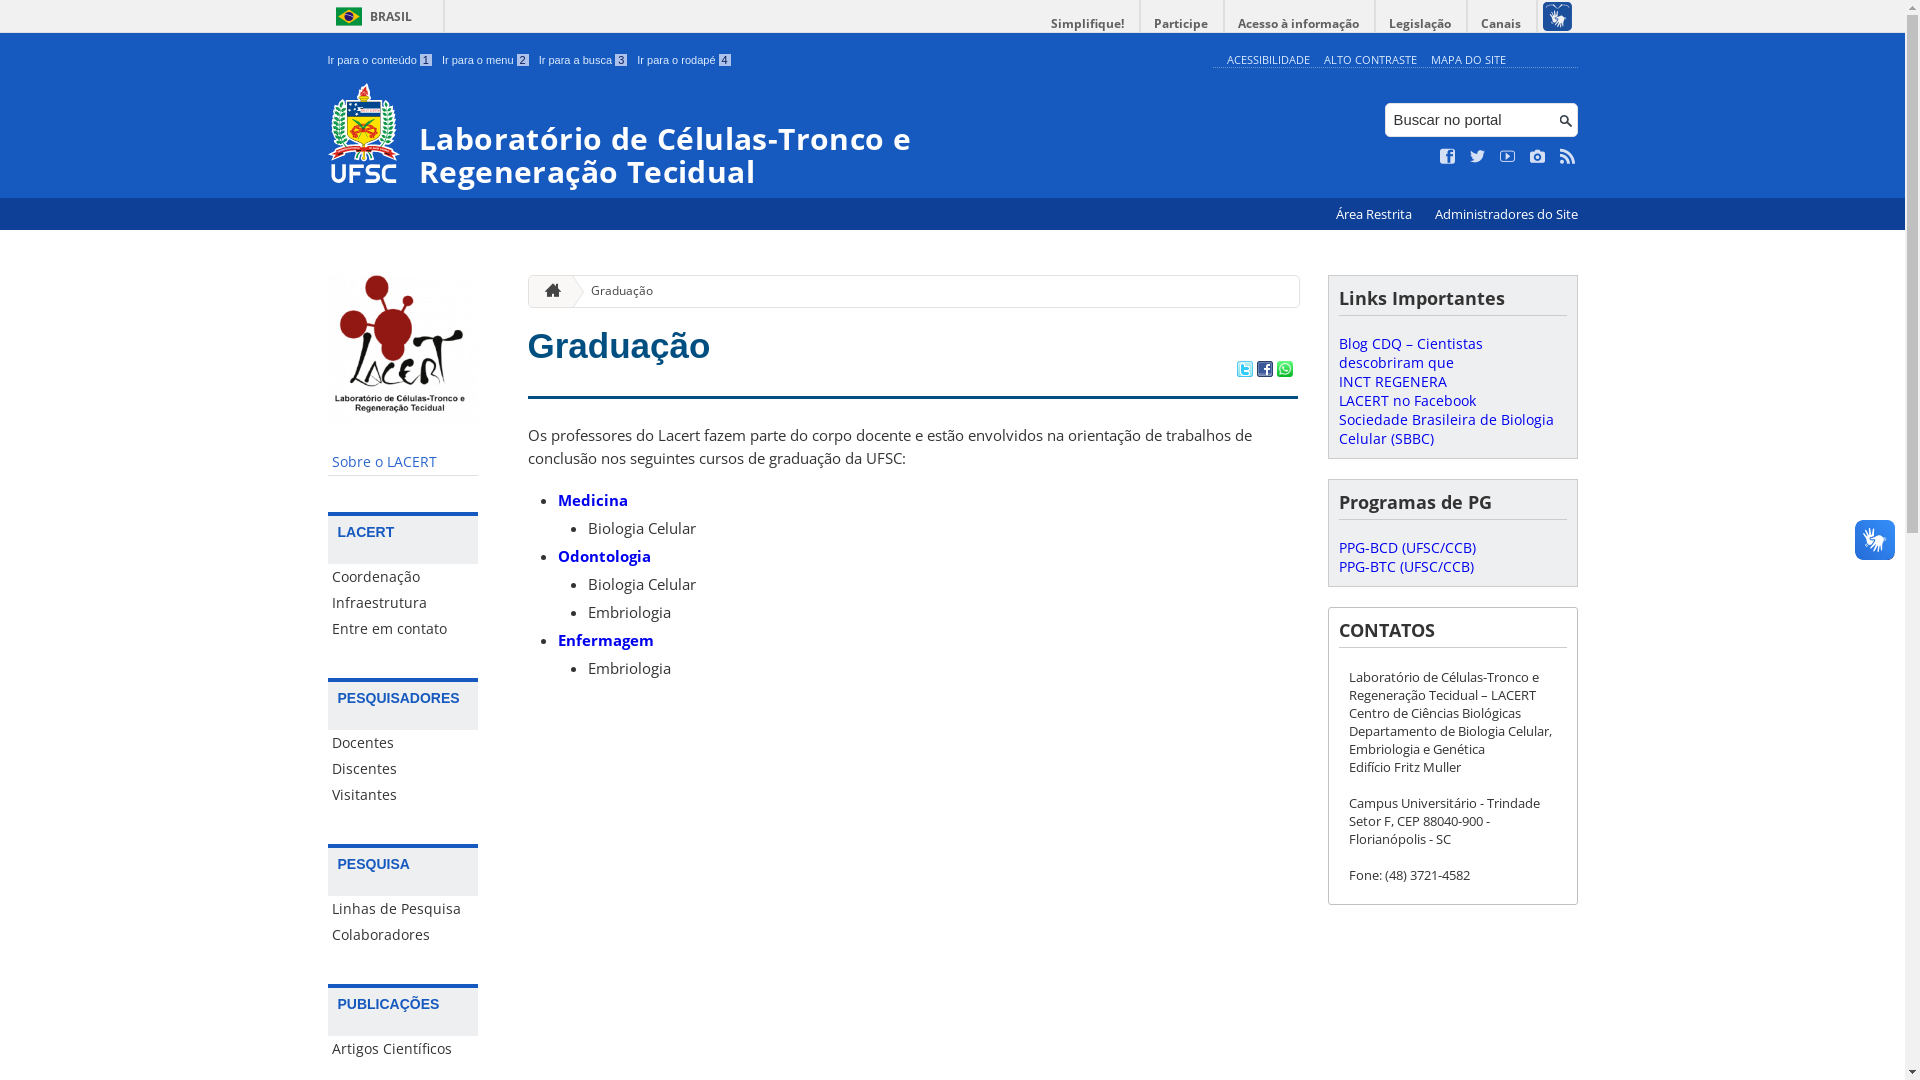 This screenshot has width=1920, height=1080. Describe the element at coordinates (1405, 547) in the screenshot. I see `'PPG-BCD (UFSC/CCB)'` at that location.